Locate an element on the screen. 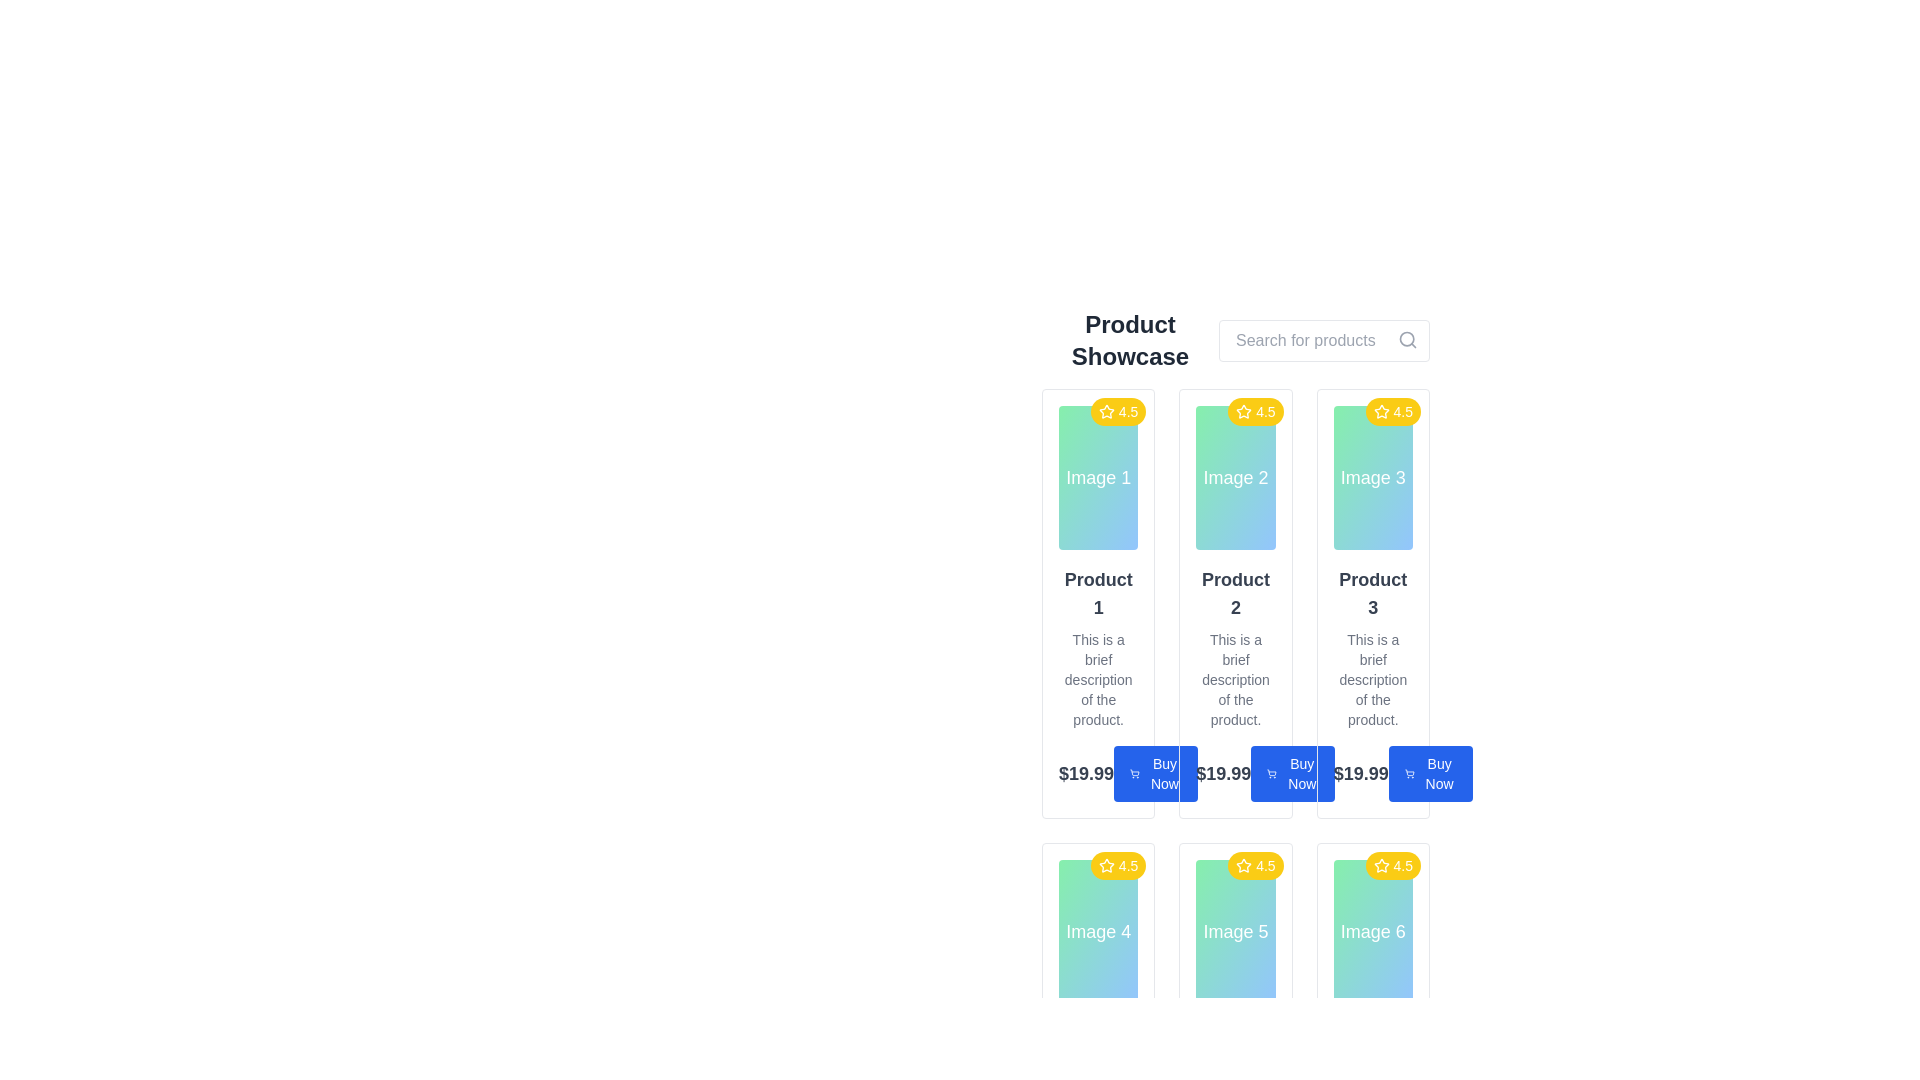 This screenshot has height=1080, width=1920. the Rating badge located in the top-right corner of the product card for 'Image 5', which is in the fourth row and second column of the grid layout is located at coordinates (1254, 865).